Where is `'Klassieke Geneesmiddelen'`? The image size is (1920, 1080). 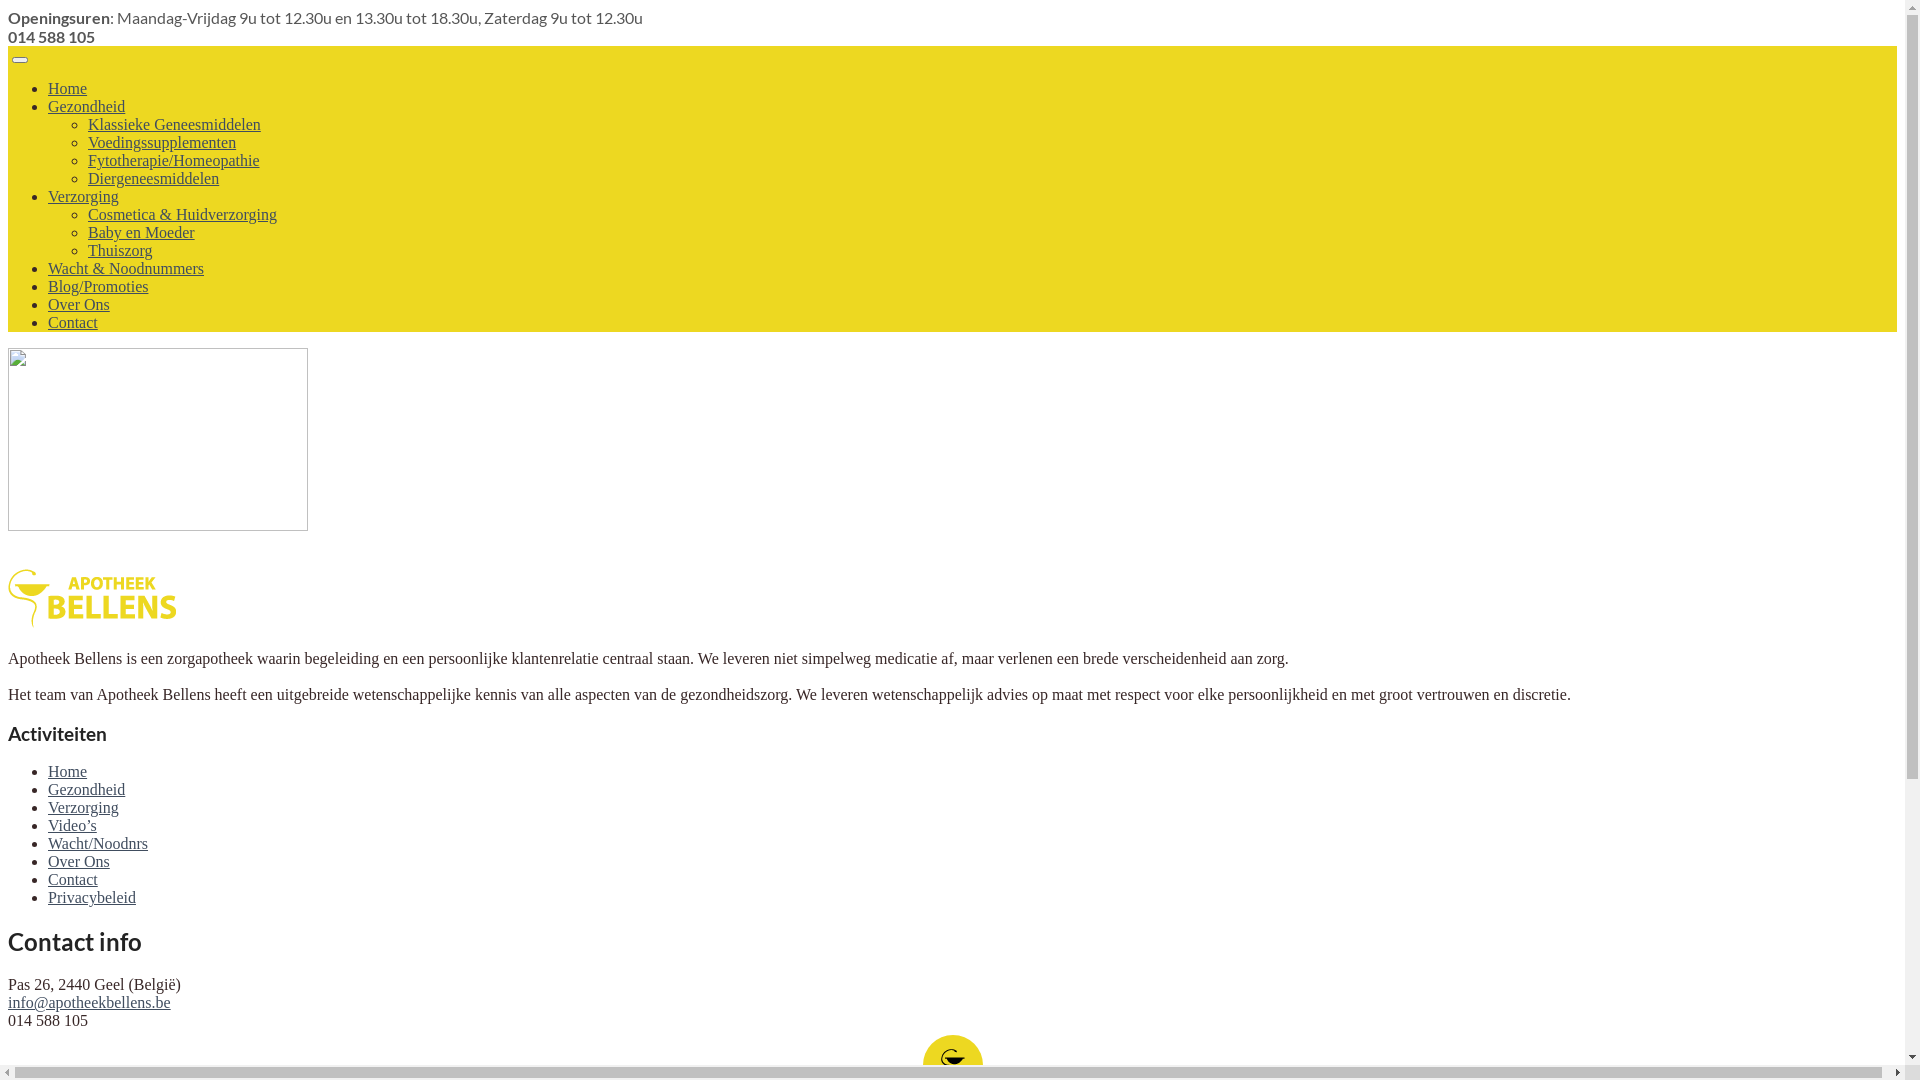 'Klassieke Geneesmiddelen' is located at coordinates (174, 124).